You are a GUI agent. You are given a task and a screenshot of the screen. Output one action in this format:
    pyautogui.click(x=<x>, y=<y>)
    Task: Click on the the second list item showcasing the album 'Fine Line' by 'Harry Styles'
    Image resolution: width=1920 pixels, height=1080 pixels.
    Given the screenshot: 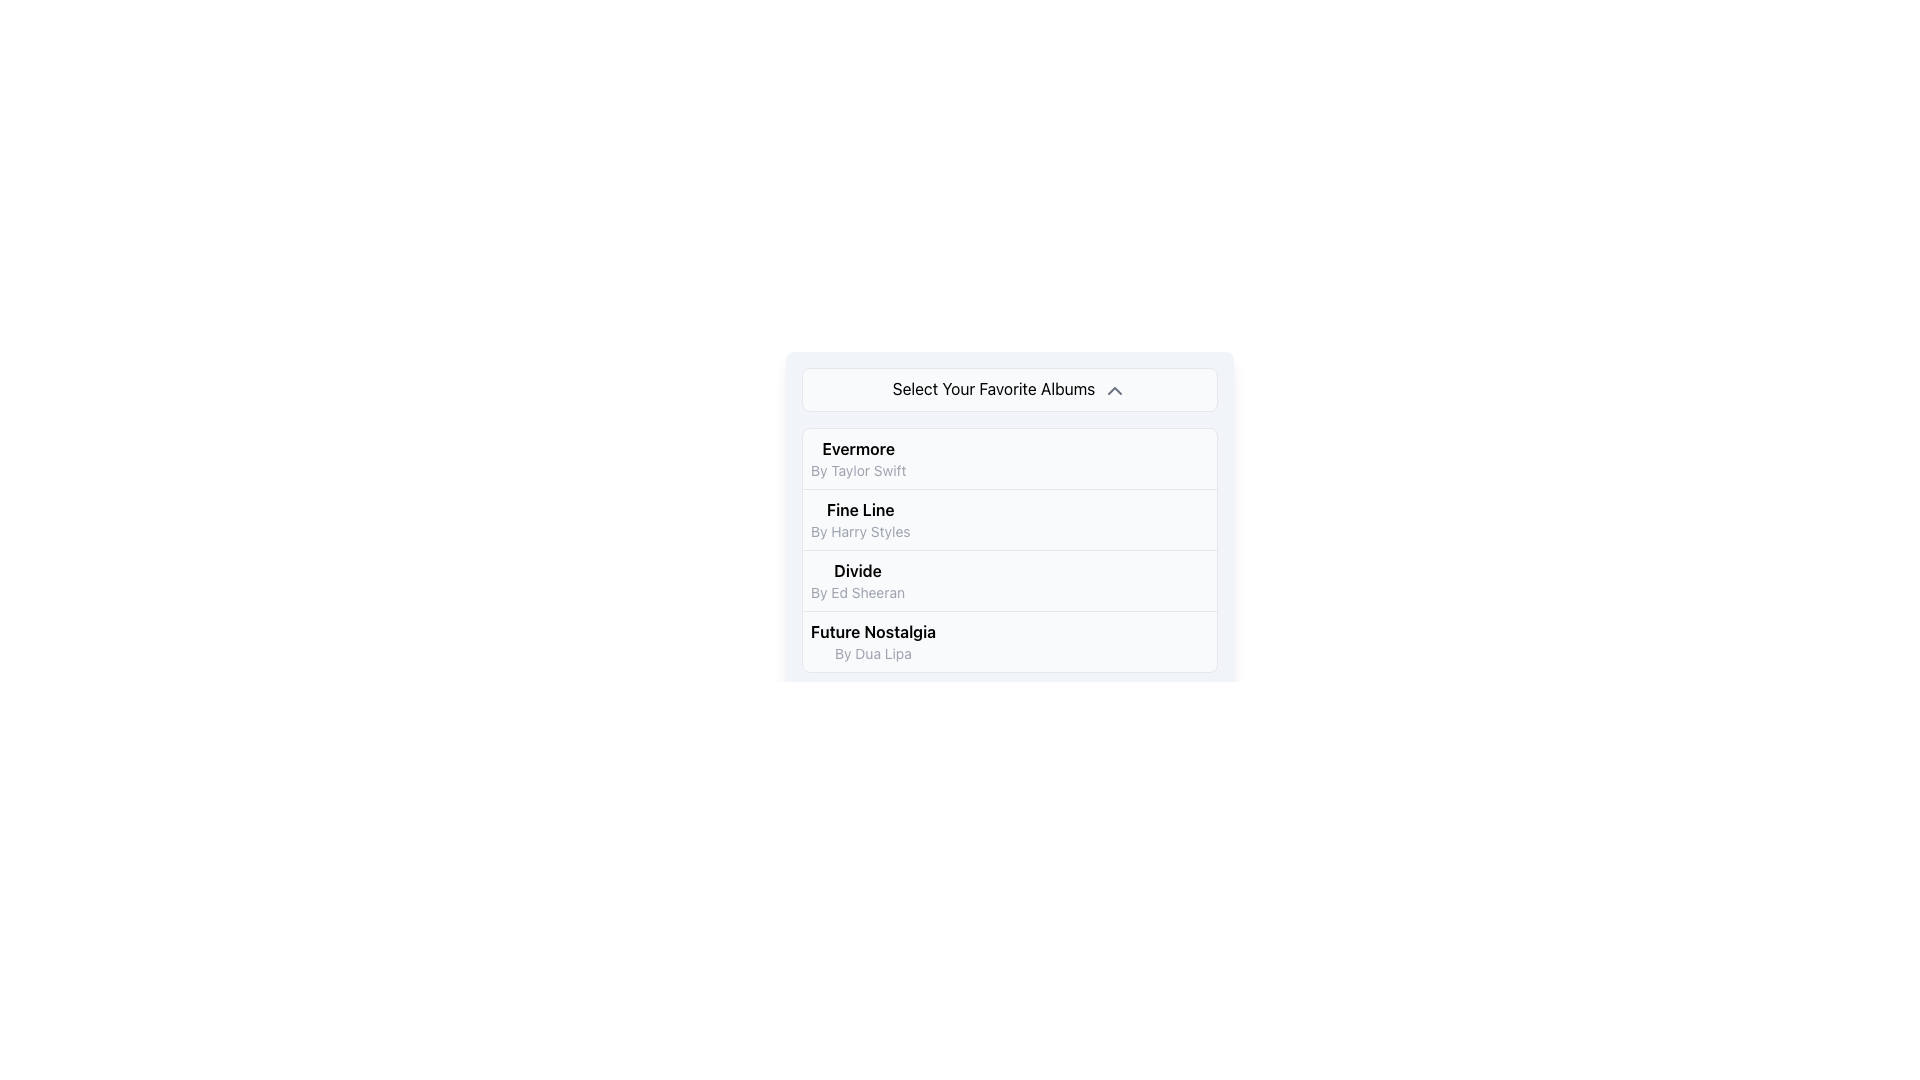 What is the action you would take?
    pyautogui.click(x=1009, y=504)
    